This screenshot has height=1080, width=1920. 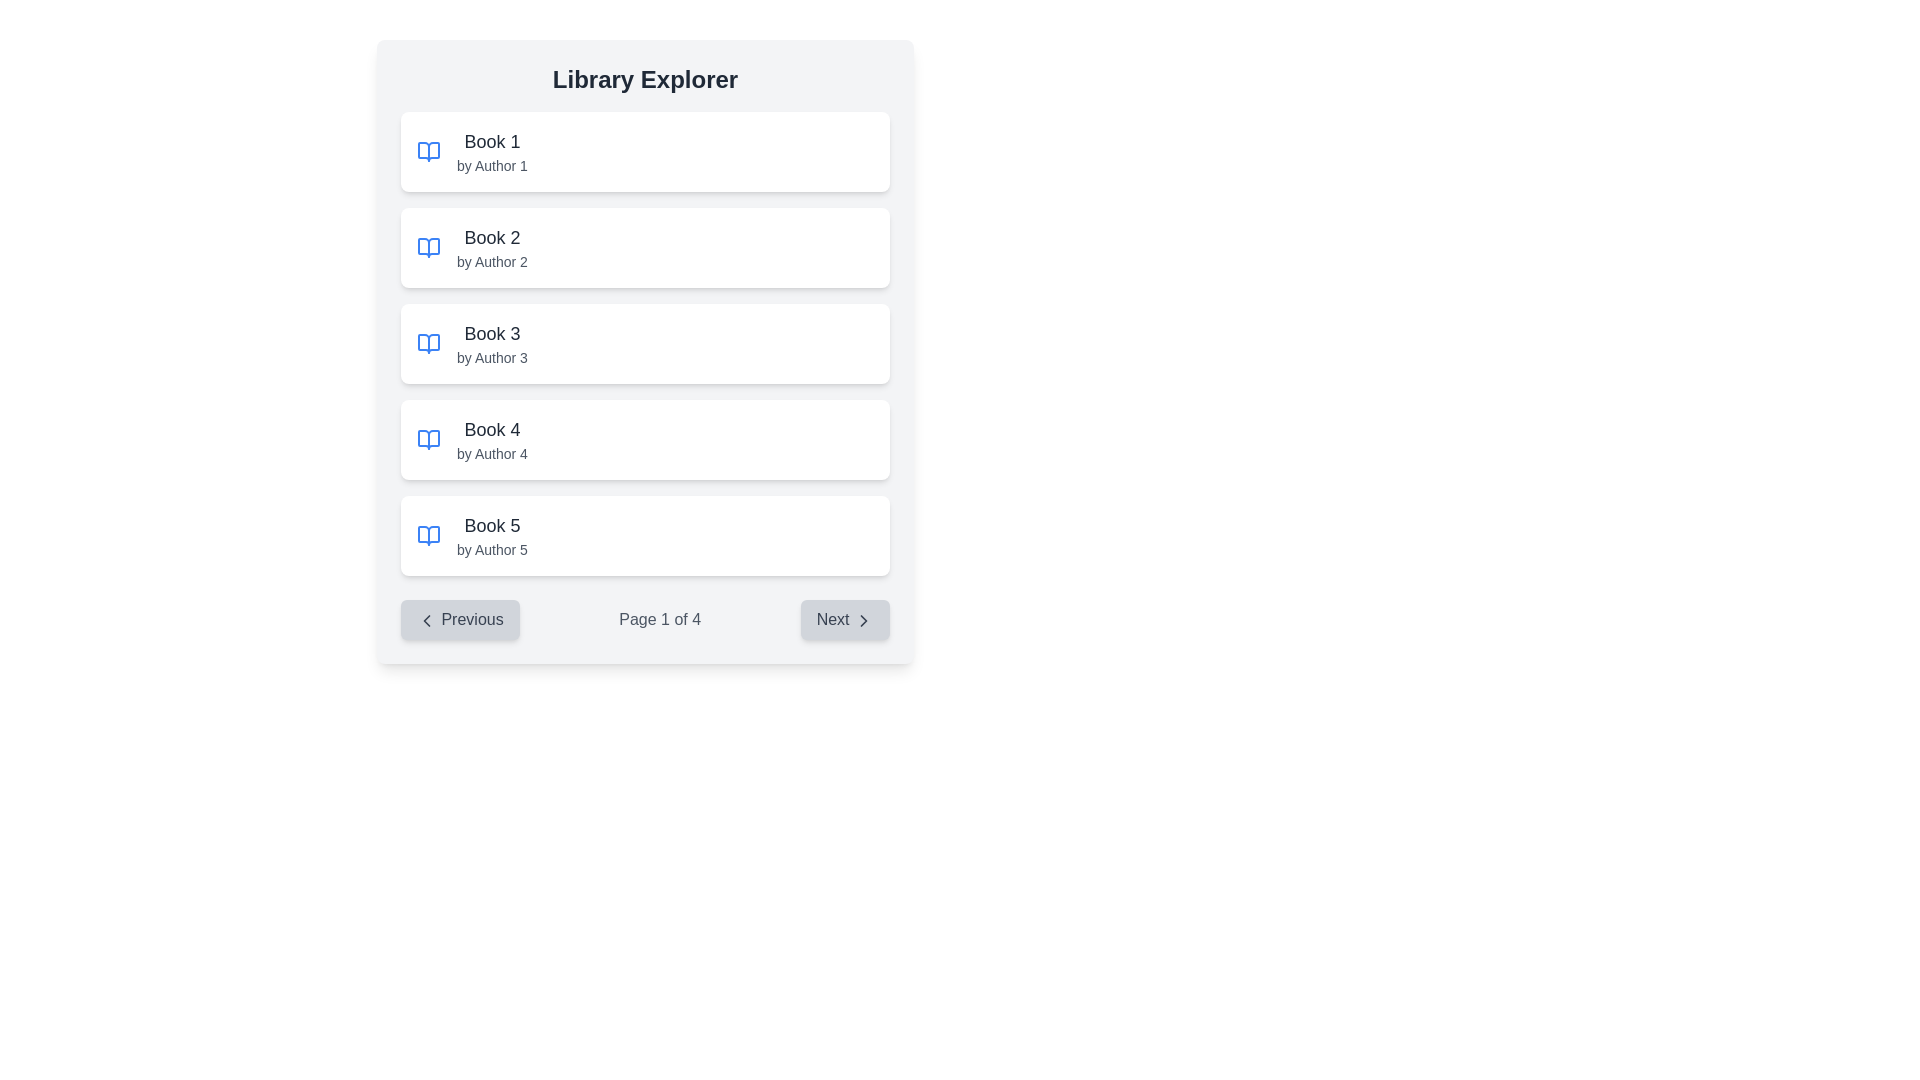 I want to click on the book icon representing 'Book 3' by 'Author 3', which is located to the left of its title and subtitle, so click(x=427, y=342).